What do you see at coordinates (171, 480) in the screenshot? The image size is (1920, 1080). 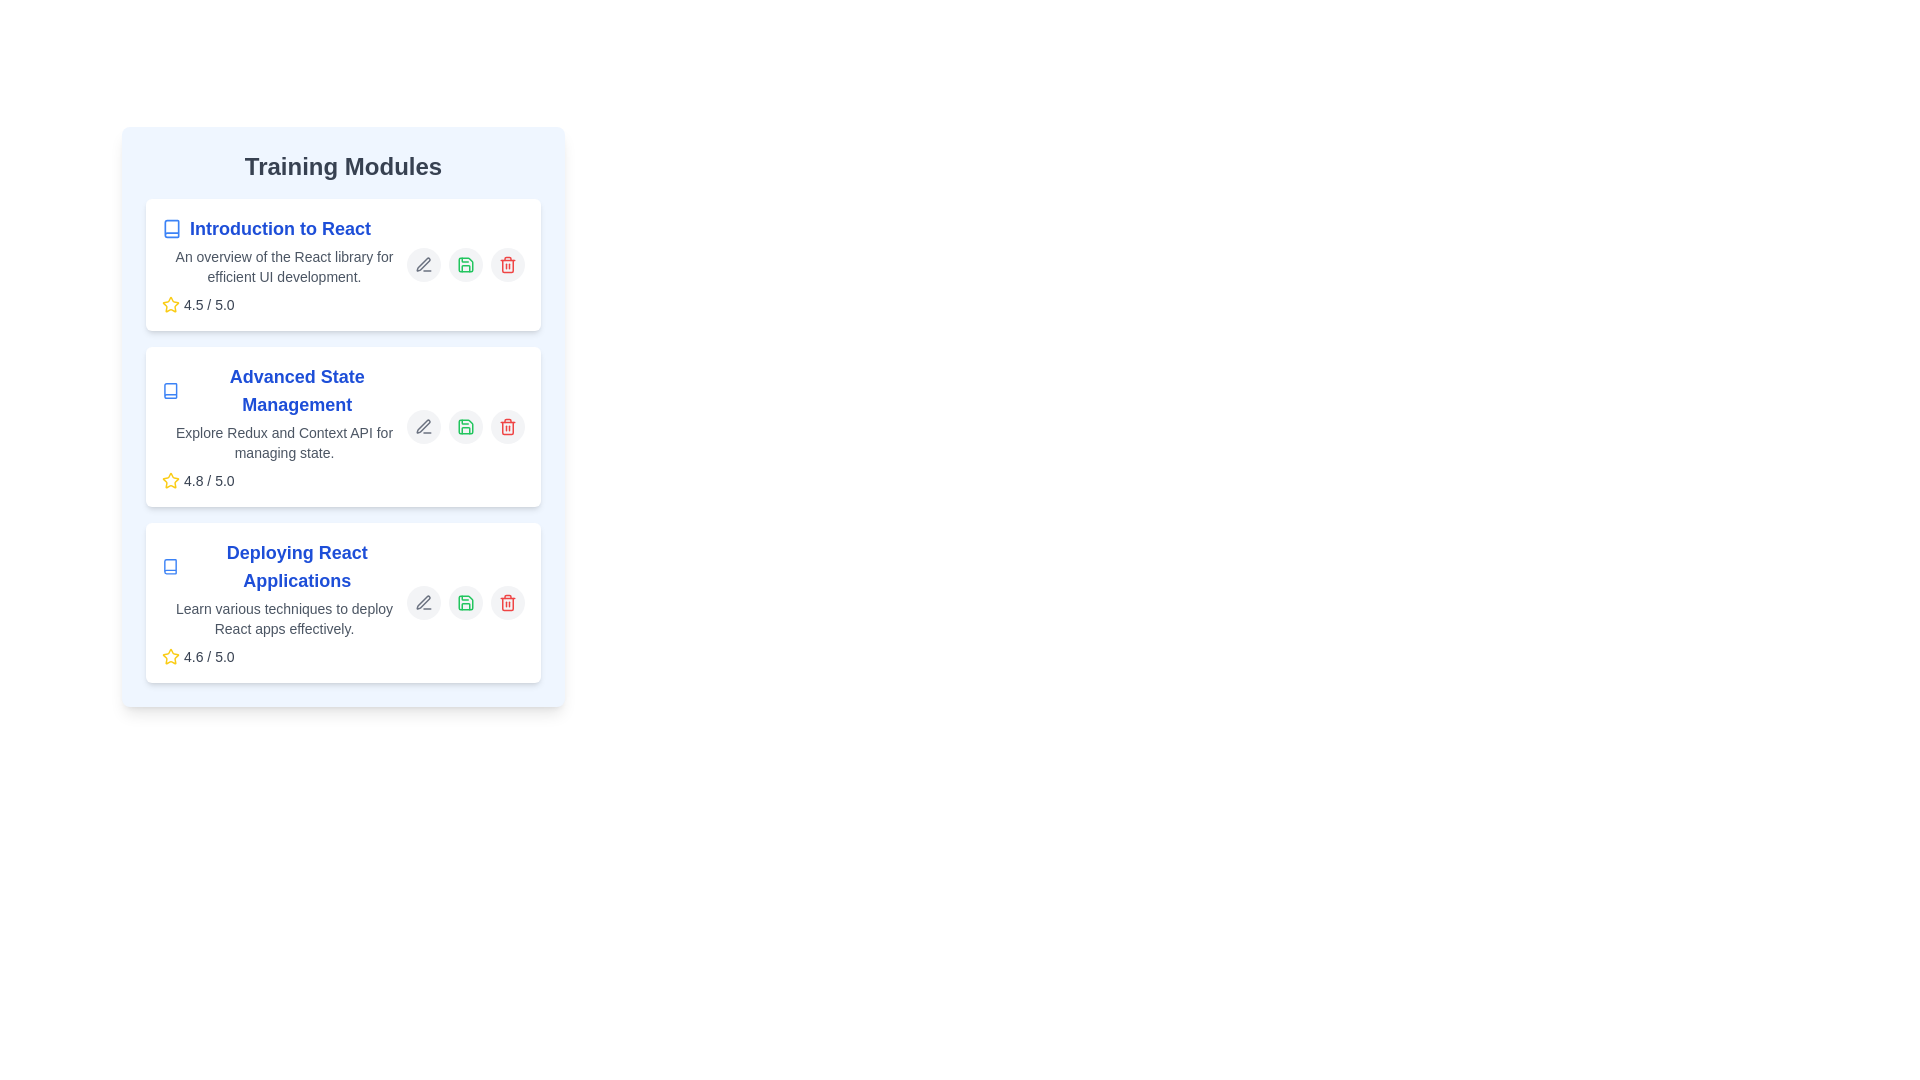 I see `the star-shaped icon filled with yellow color, part of the rating system, located in the bottom-right corner of the 'Deploying React Applications' module` at bounding box center [171, 480].